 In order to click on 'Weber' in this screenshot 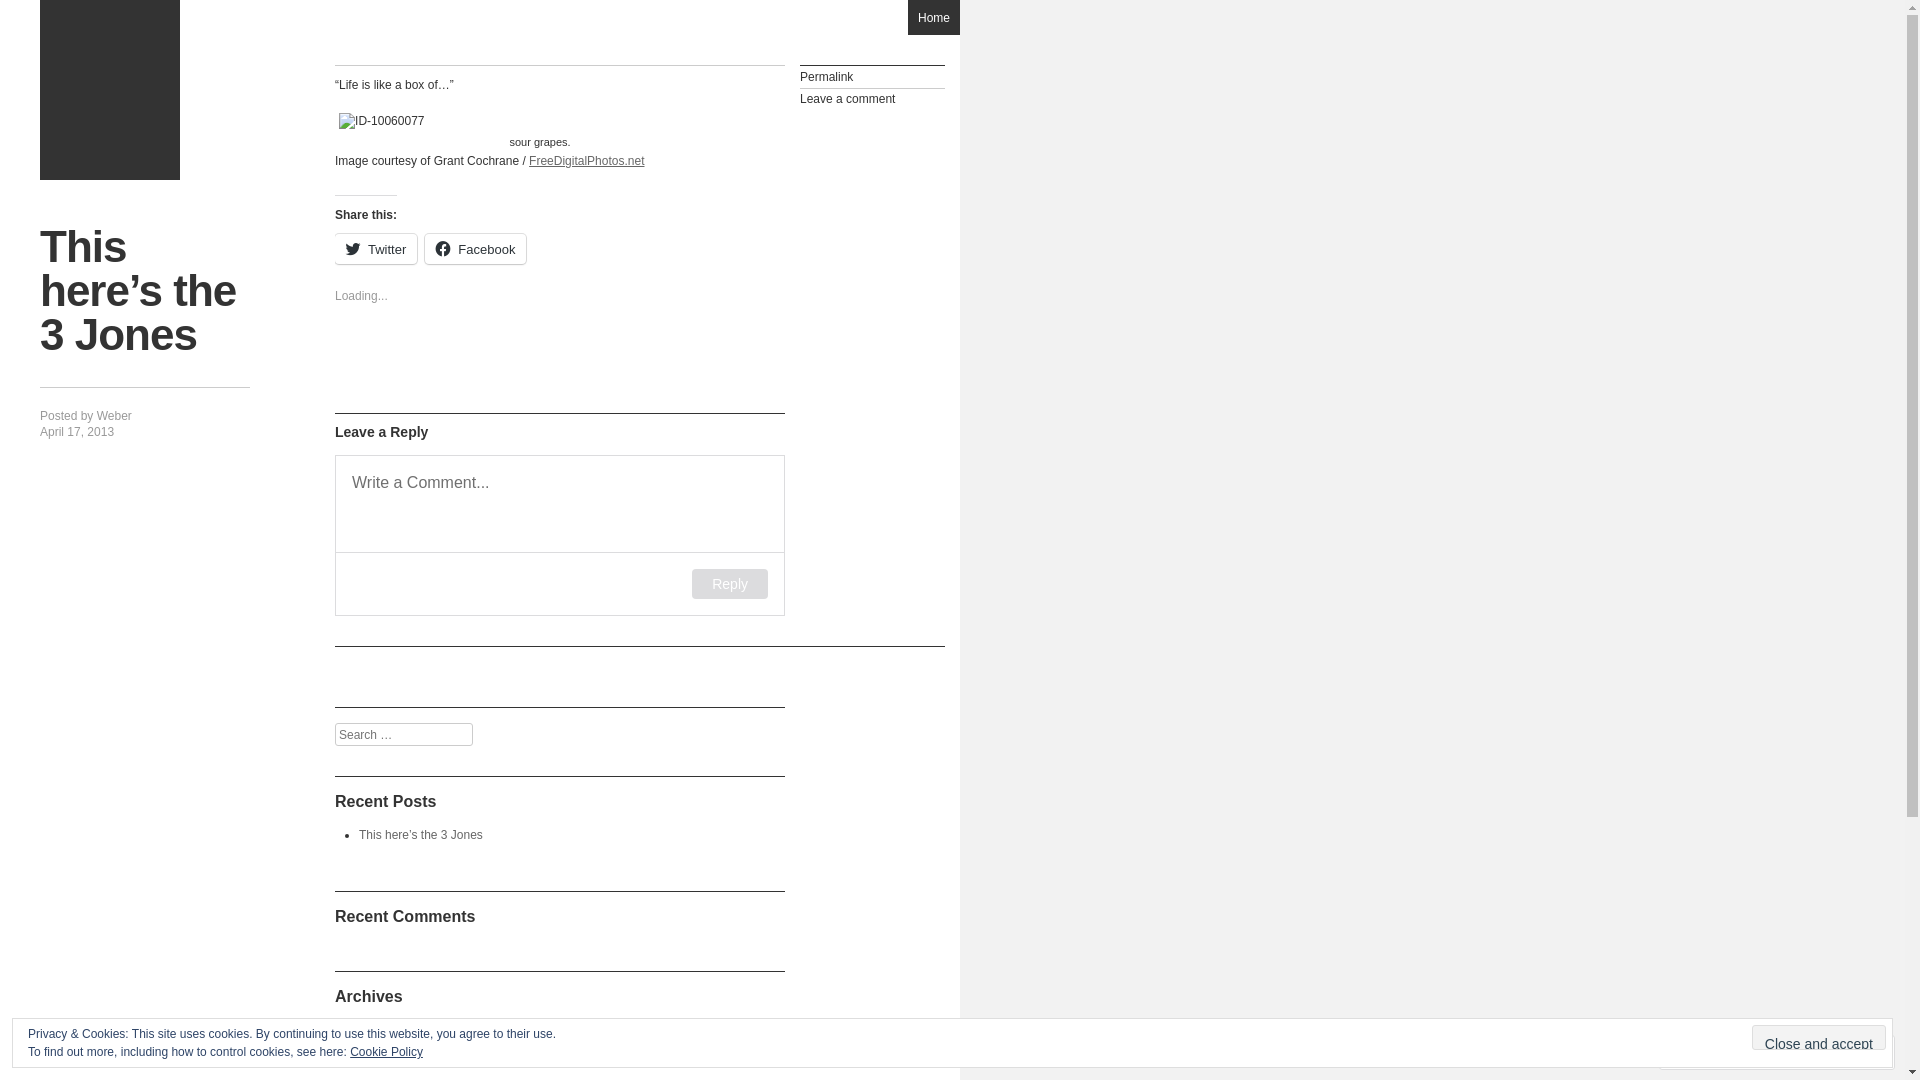, I will do `click(113, 415)`.